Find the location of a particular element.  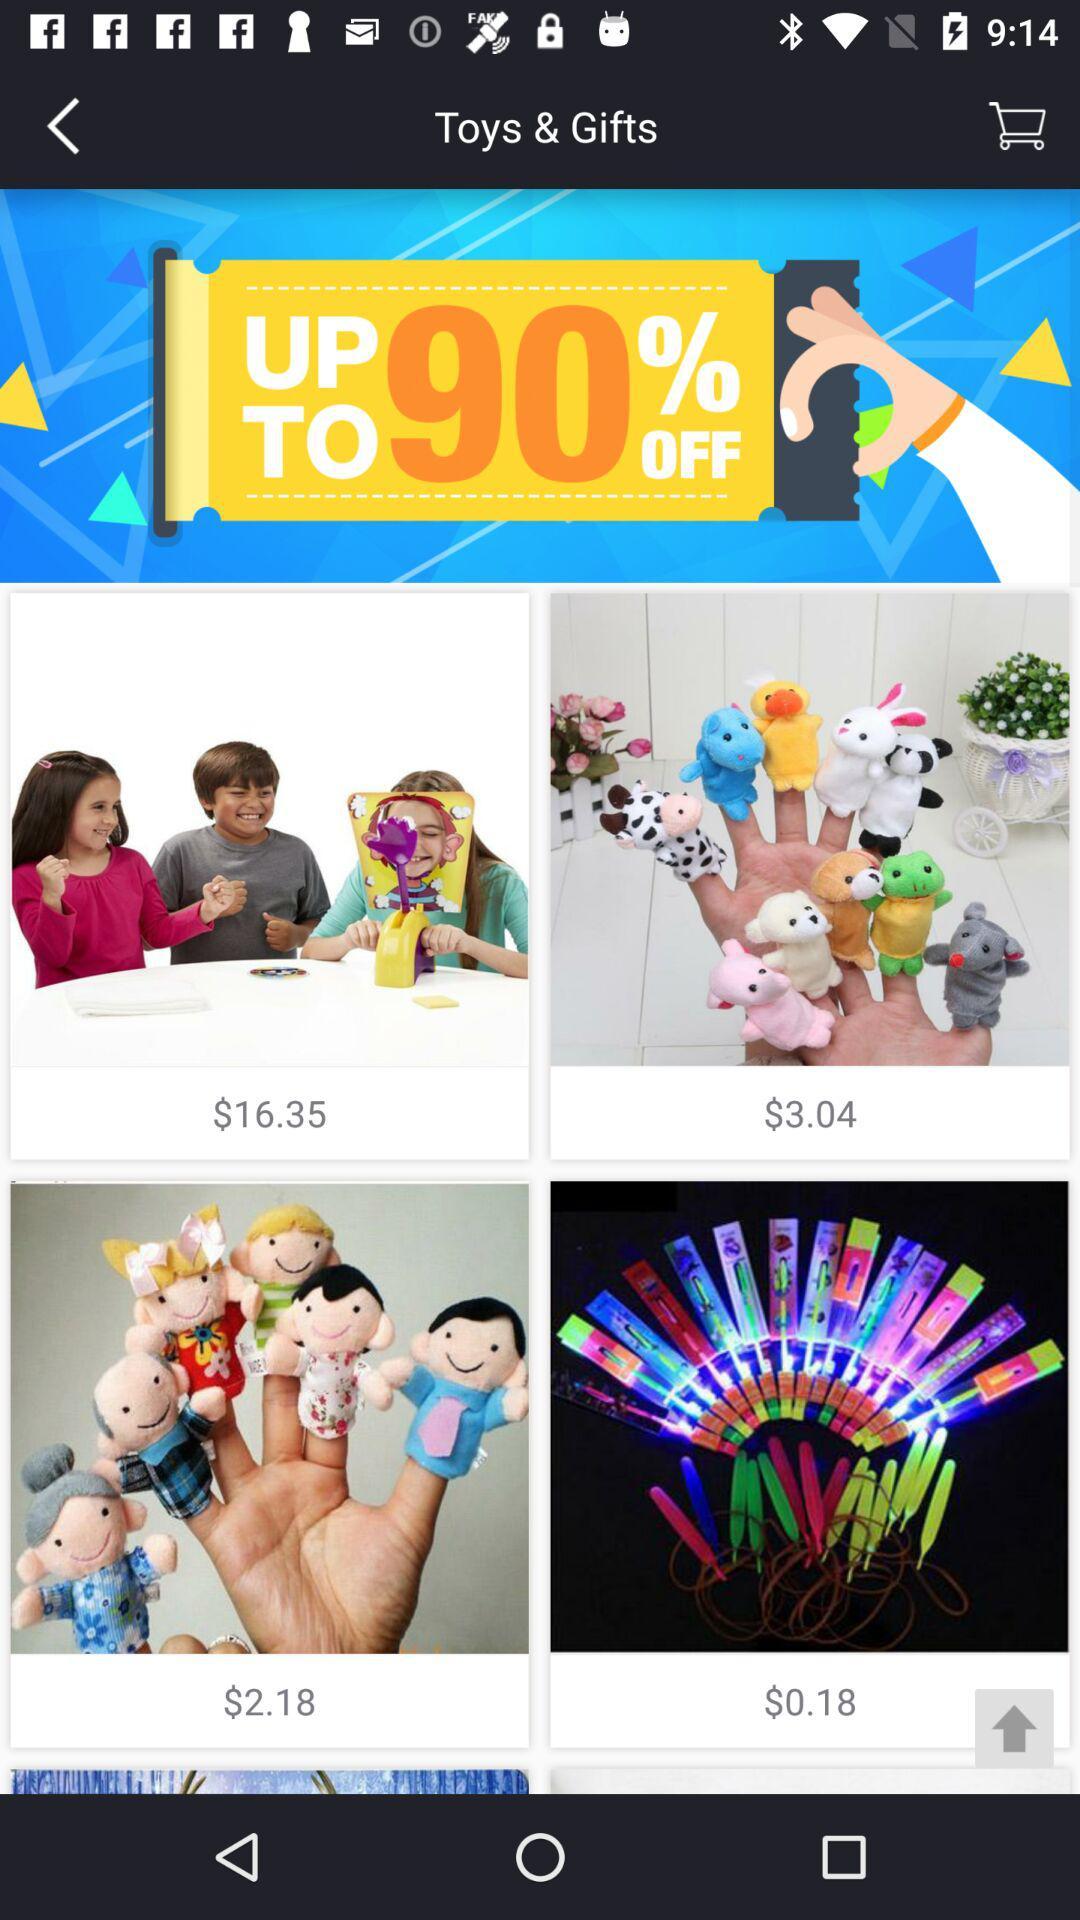

the item to the right of the toys & gifts is located at coordinates (1017, 124).